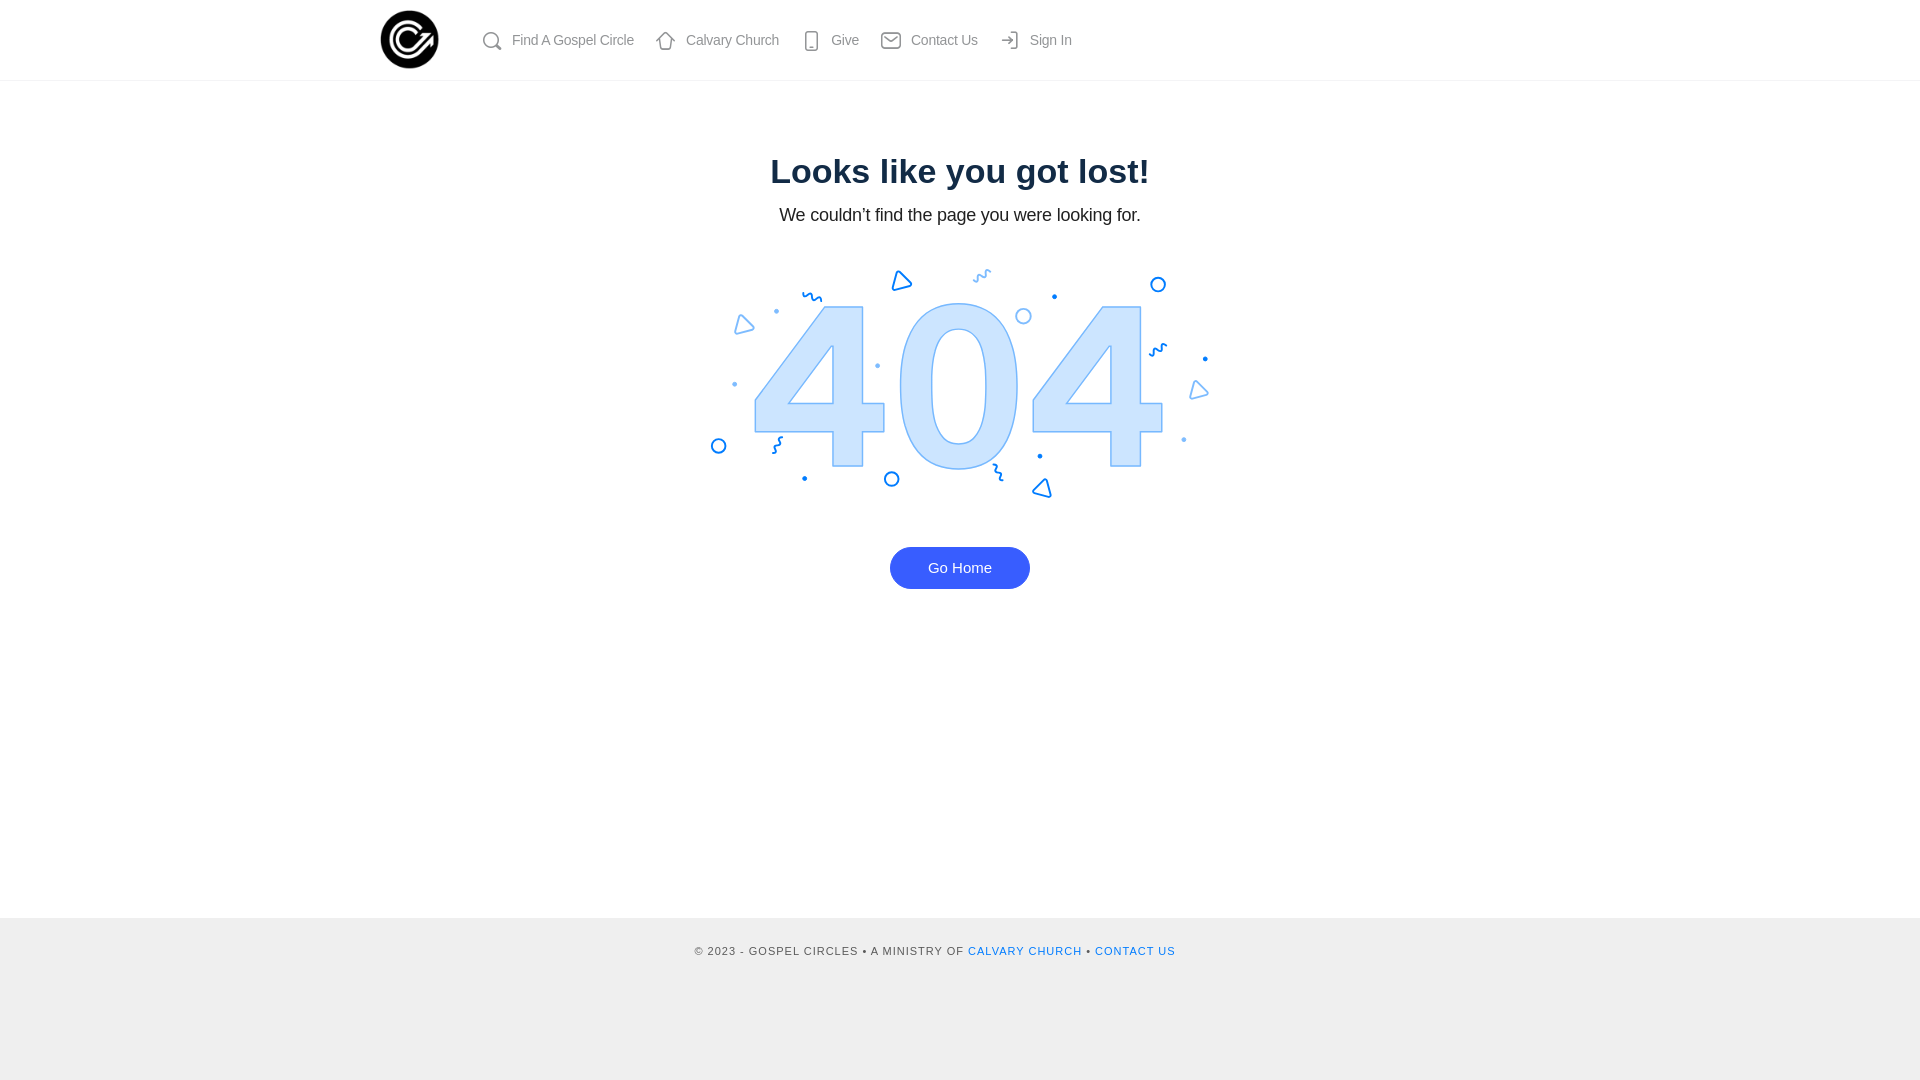 Image resolution: width=1920 pixels, height=1080 pixels. Describe the element at coordinates (998, 39) in the screenshot. I see `'Sign In'` at that location.